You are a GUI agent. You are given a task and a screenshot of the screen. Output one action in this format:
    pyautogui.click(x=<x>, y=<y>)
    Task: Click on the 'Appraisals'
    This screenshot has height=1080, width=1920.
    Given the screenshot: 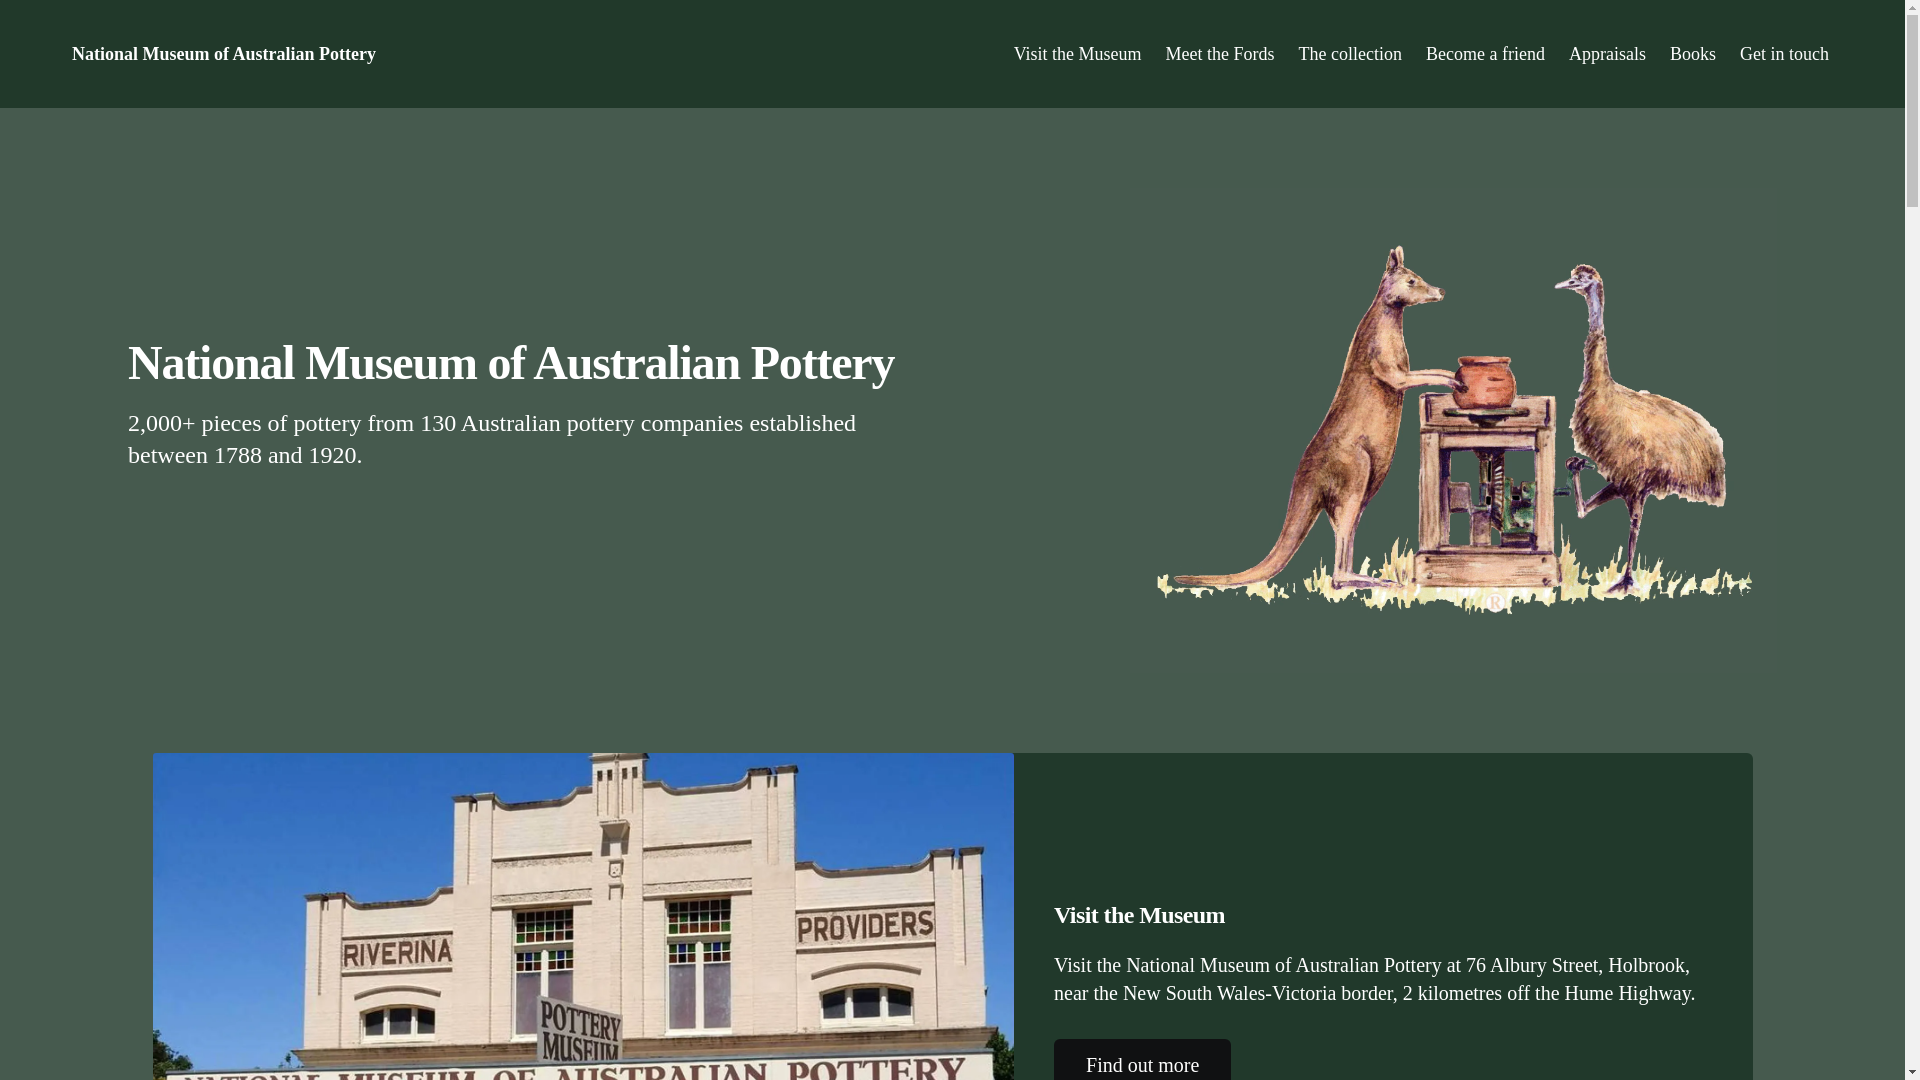 What is the action you would take?
    pyautogui.click(x=1607, y=53)
    